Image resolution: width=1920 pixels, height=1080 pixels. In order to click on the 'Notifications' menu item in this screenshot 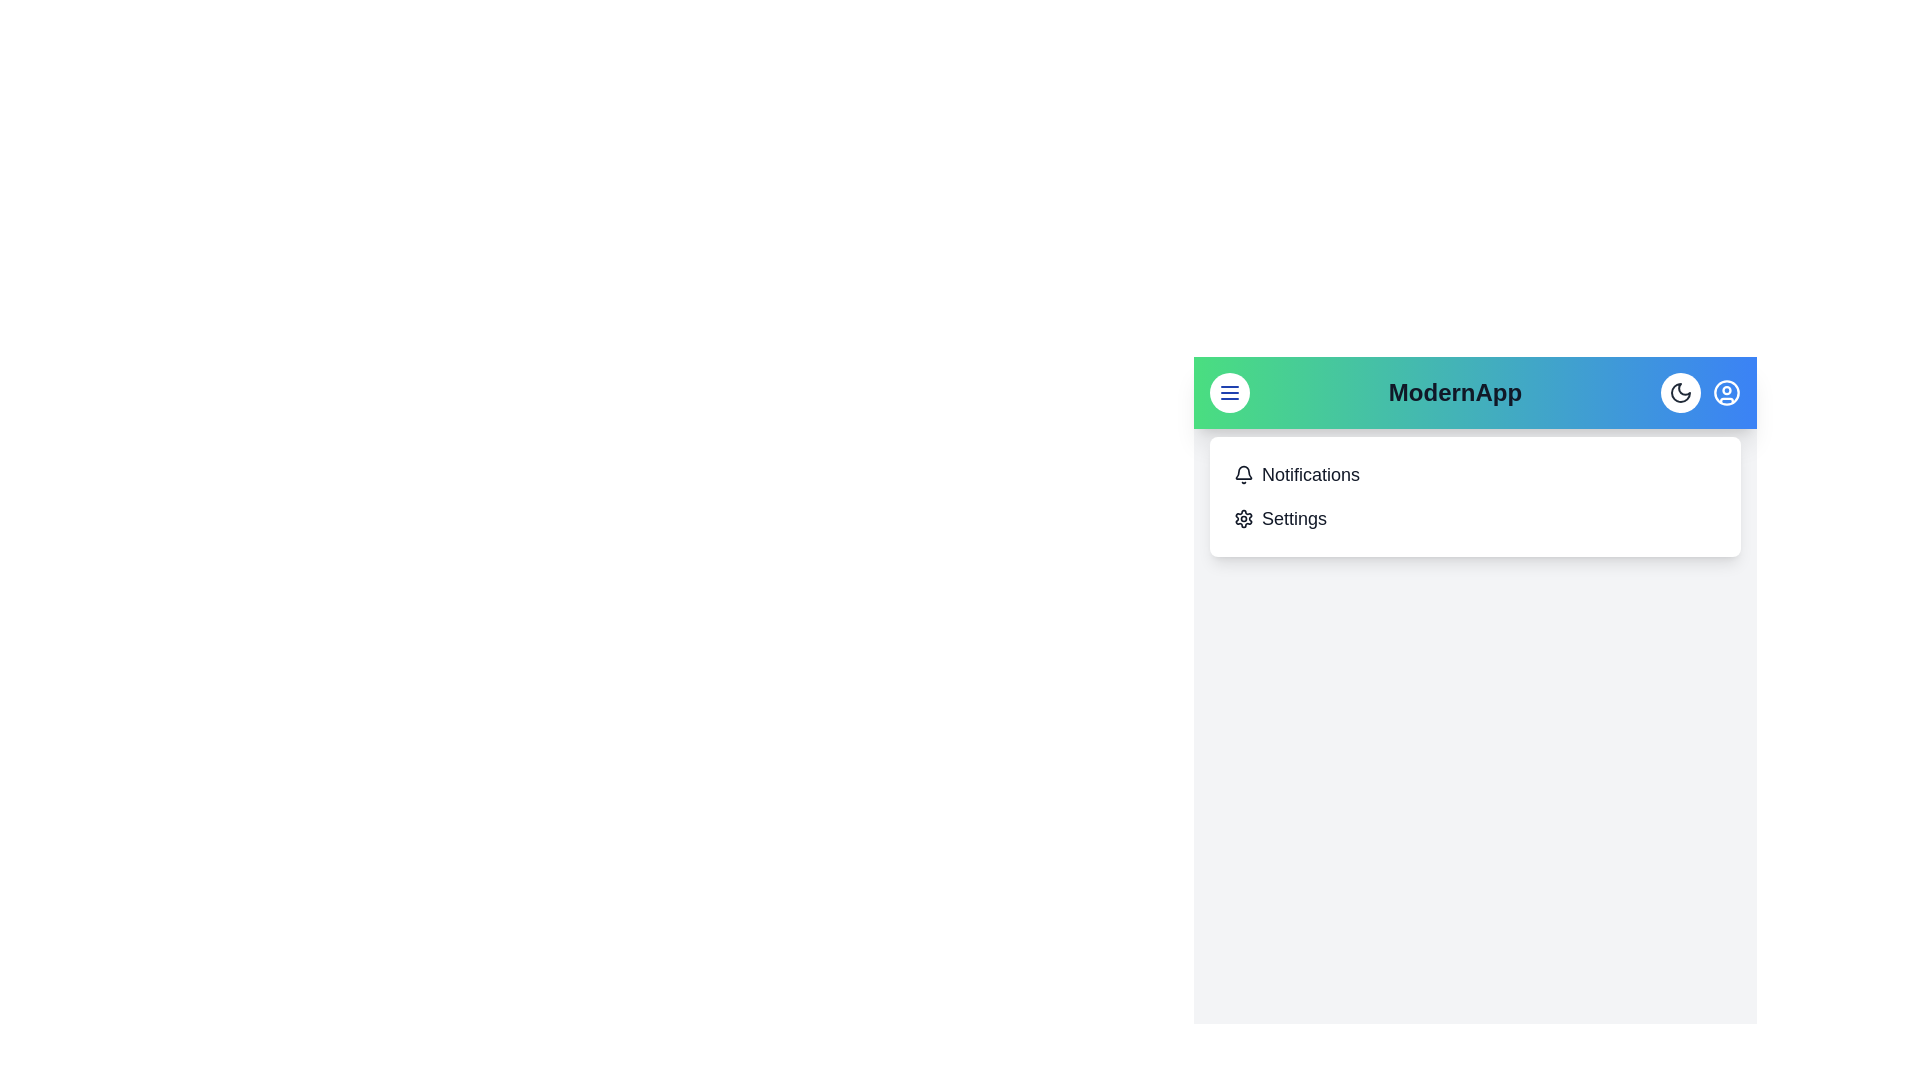, I will do `click(1310, 474)`.